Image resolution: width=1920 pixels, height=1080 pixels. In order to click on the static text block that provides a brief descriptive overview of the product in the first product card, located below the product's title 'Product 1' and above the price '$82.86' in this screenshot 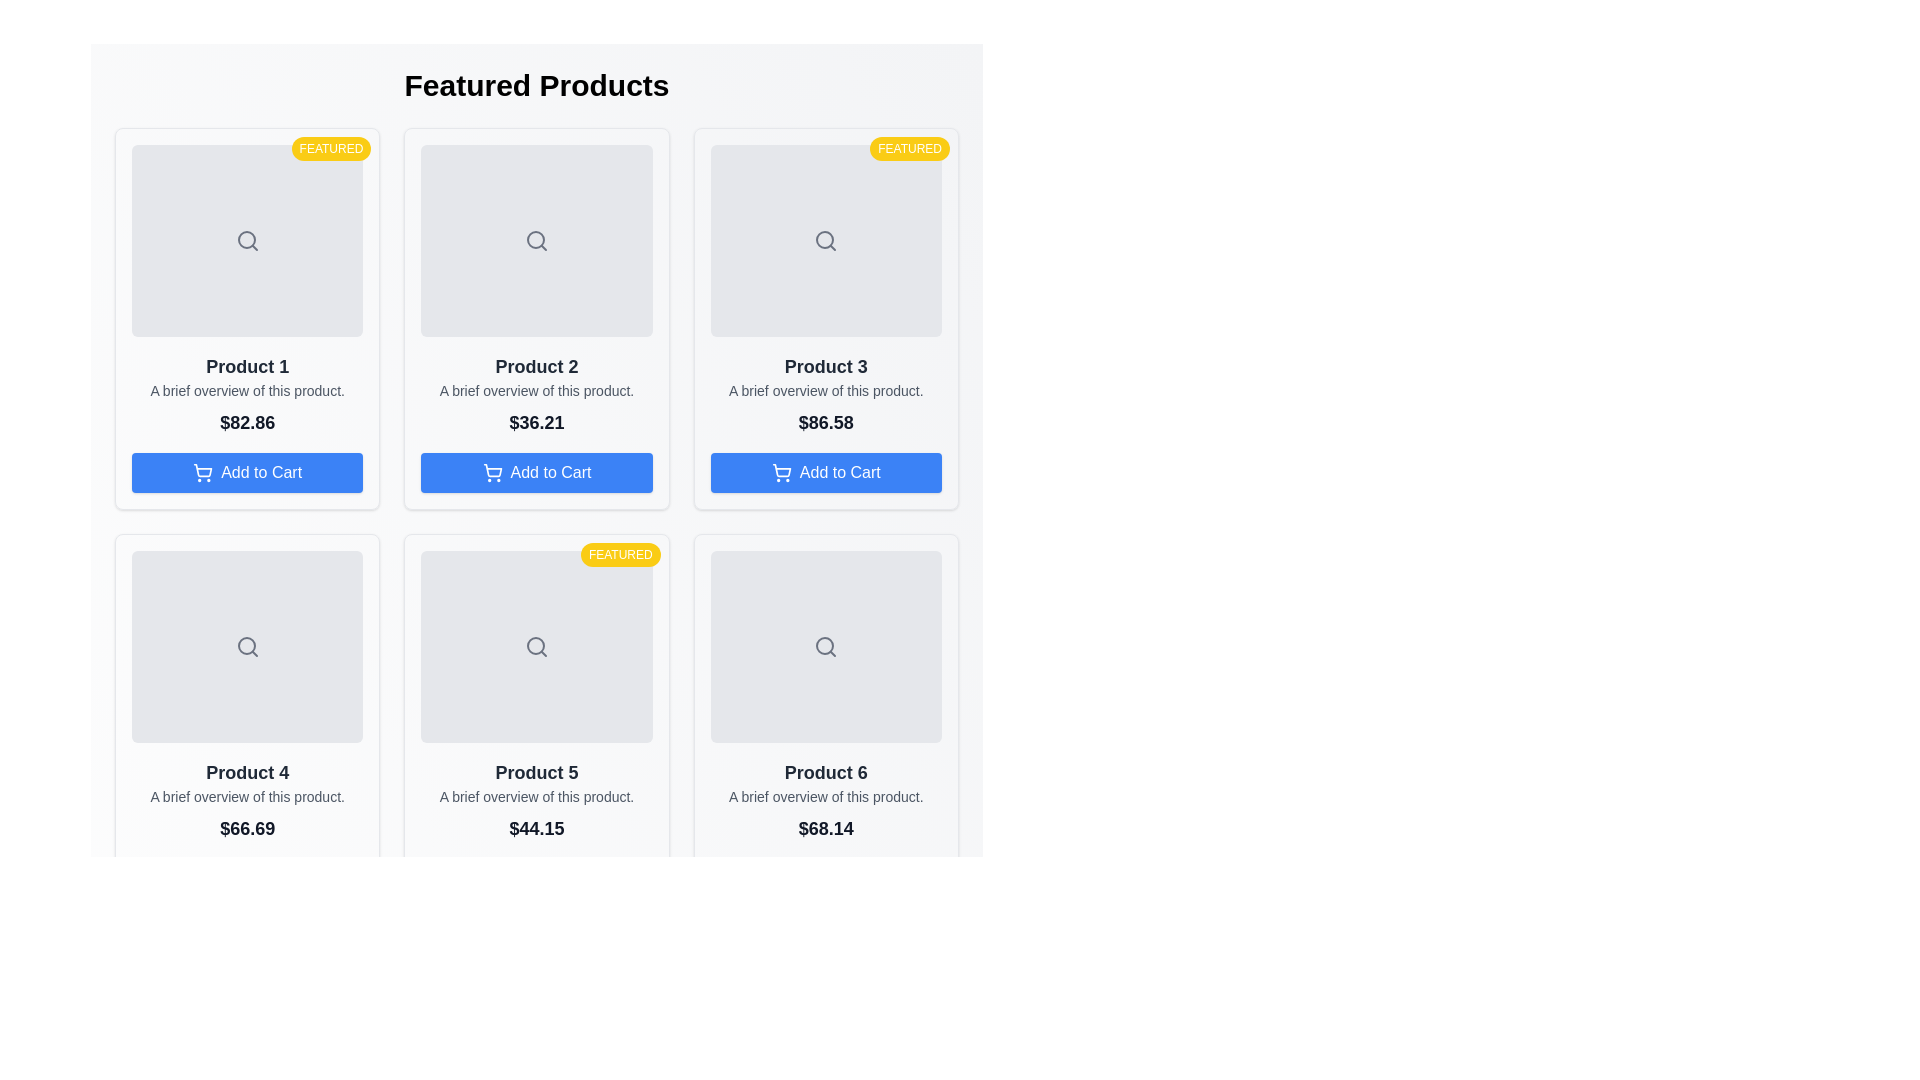, I will do `click(246, 390)`.